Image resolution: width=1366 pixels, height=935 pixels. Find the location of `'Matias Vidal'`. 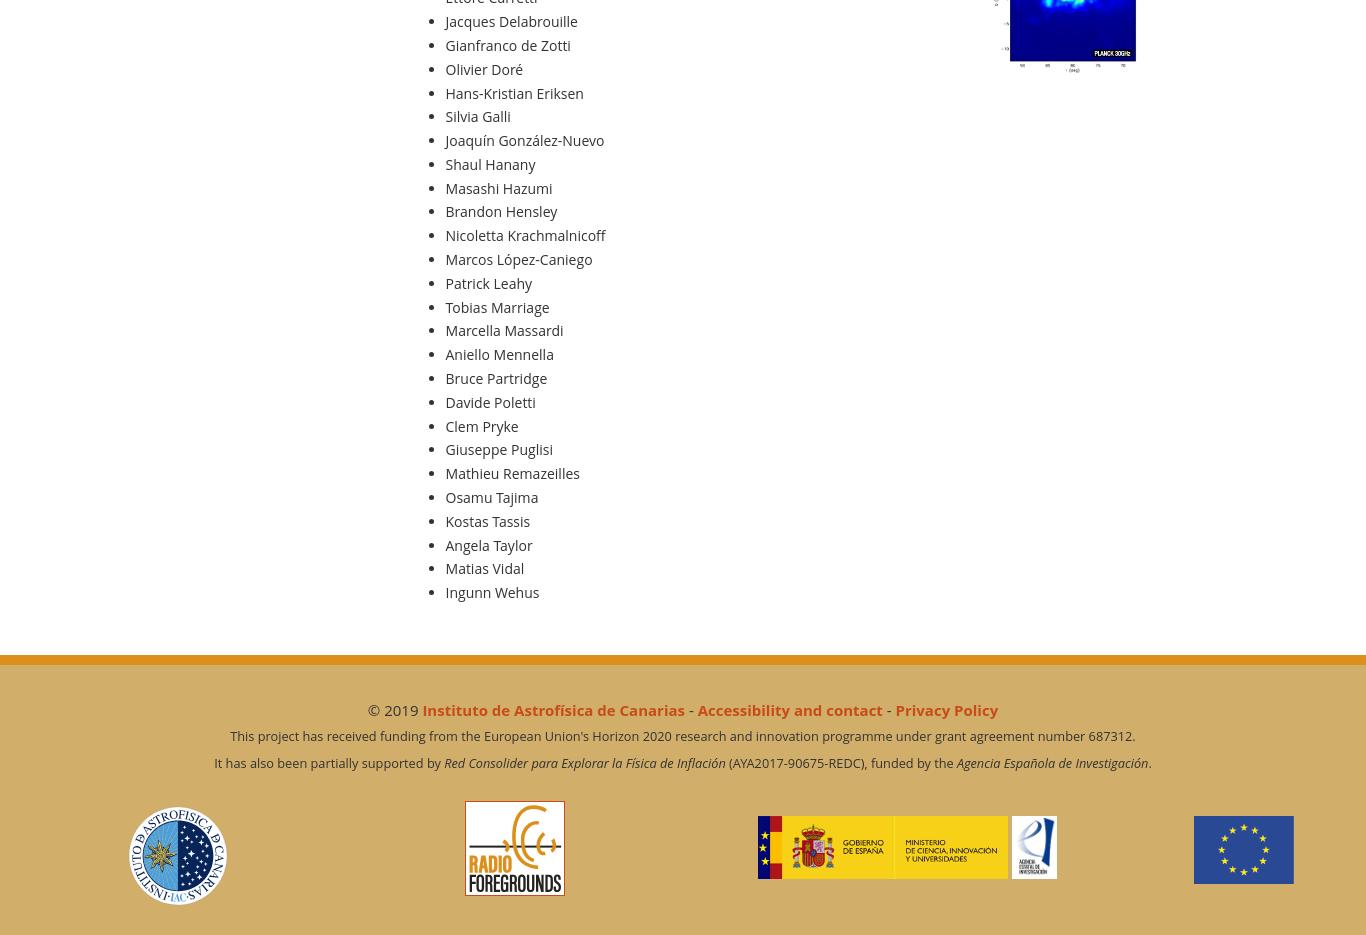

'Matias Vidal' is located at coordinates (484, 568).